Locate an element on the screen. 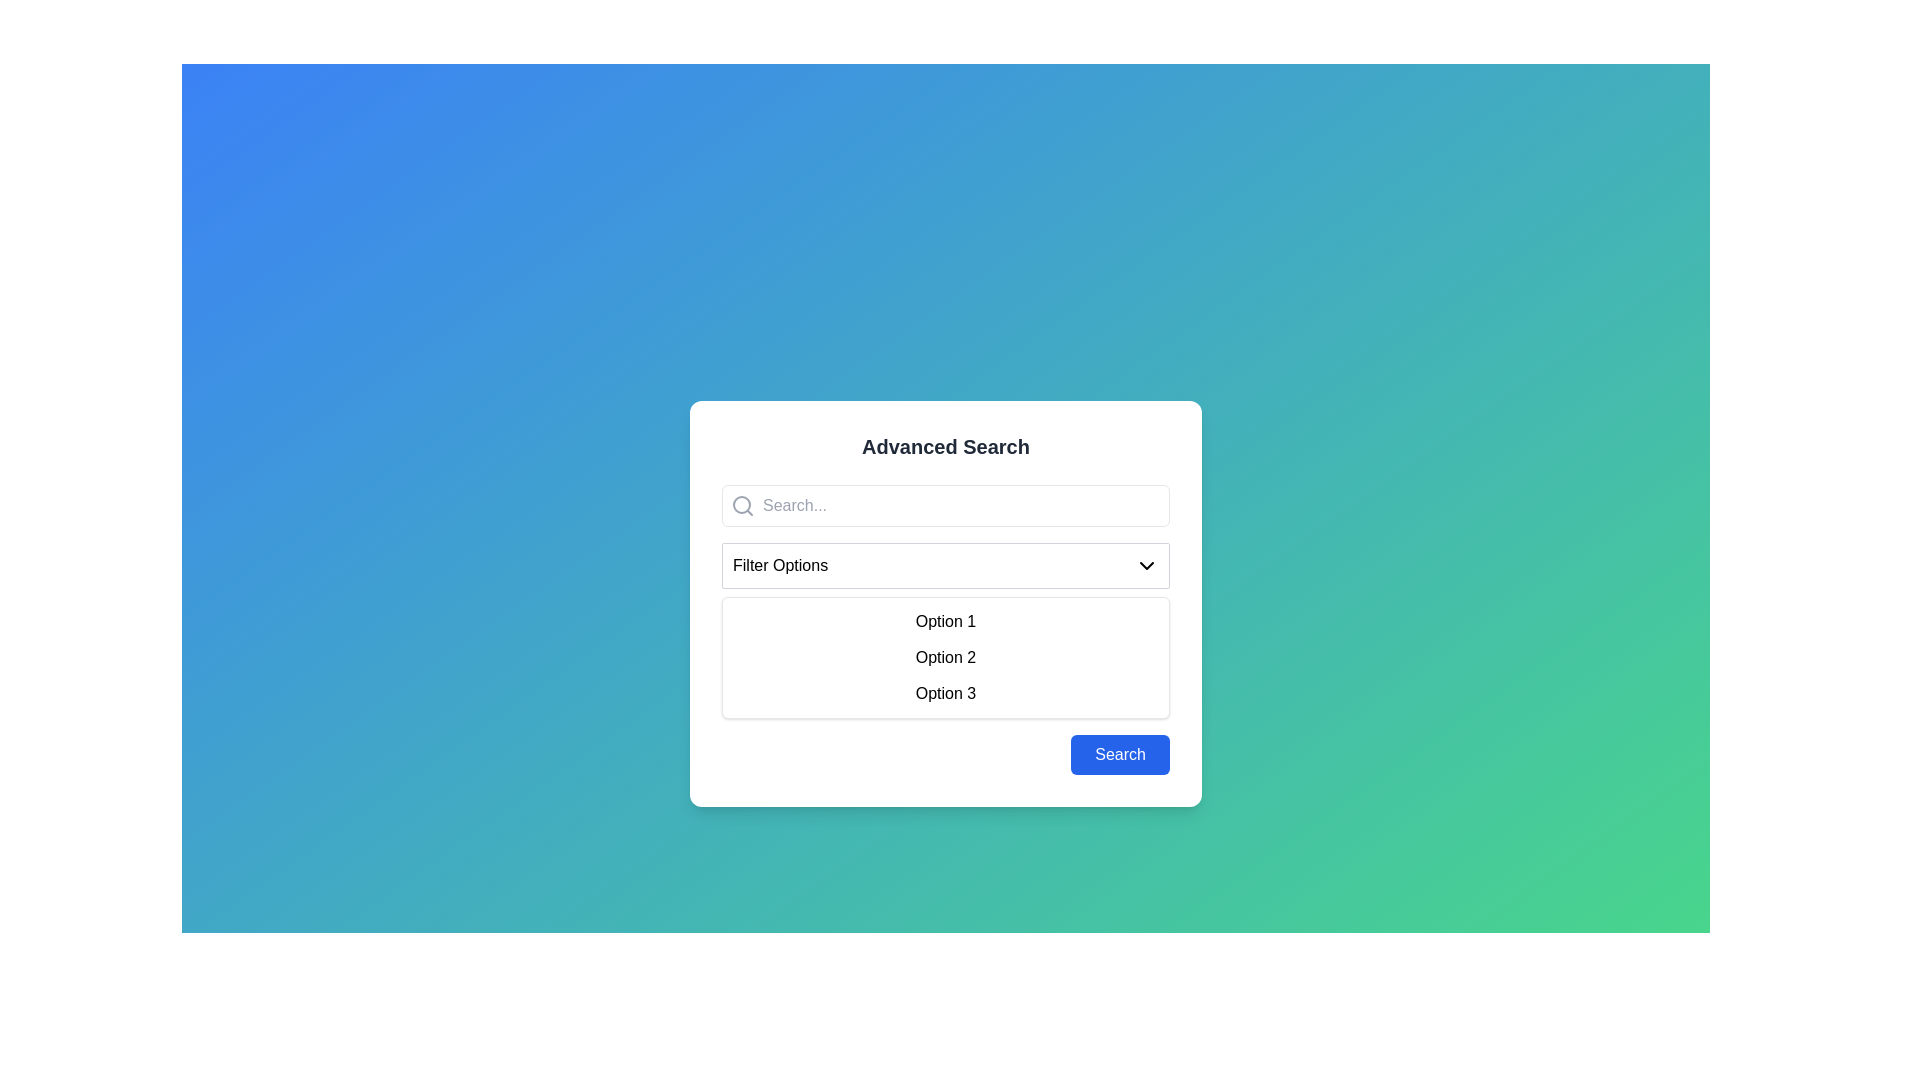 The height and width of the screenshot is (1080, 1920). the 'Option 1' in the dropdown menu located beneath the 'Filter Options' dropdown and above the blue 'Search' button is located at coordinates (944, 603).